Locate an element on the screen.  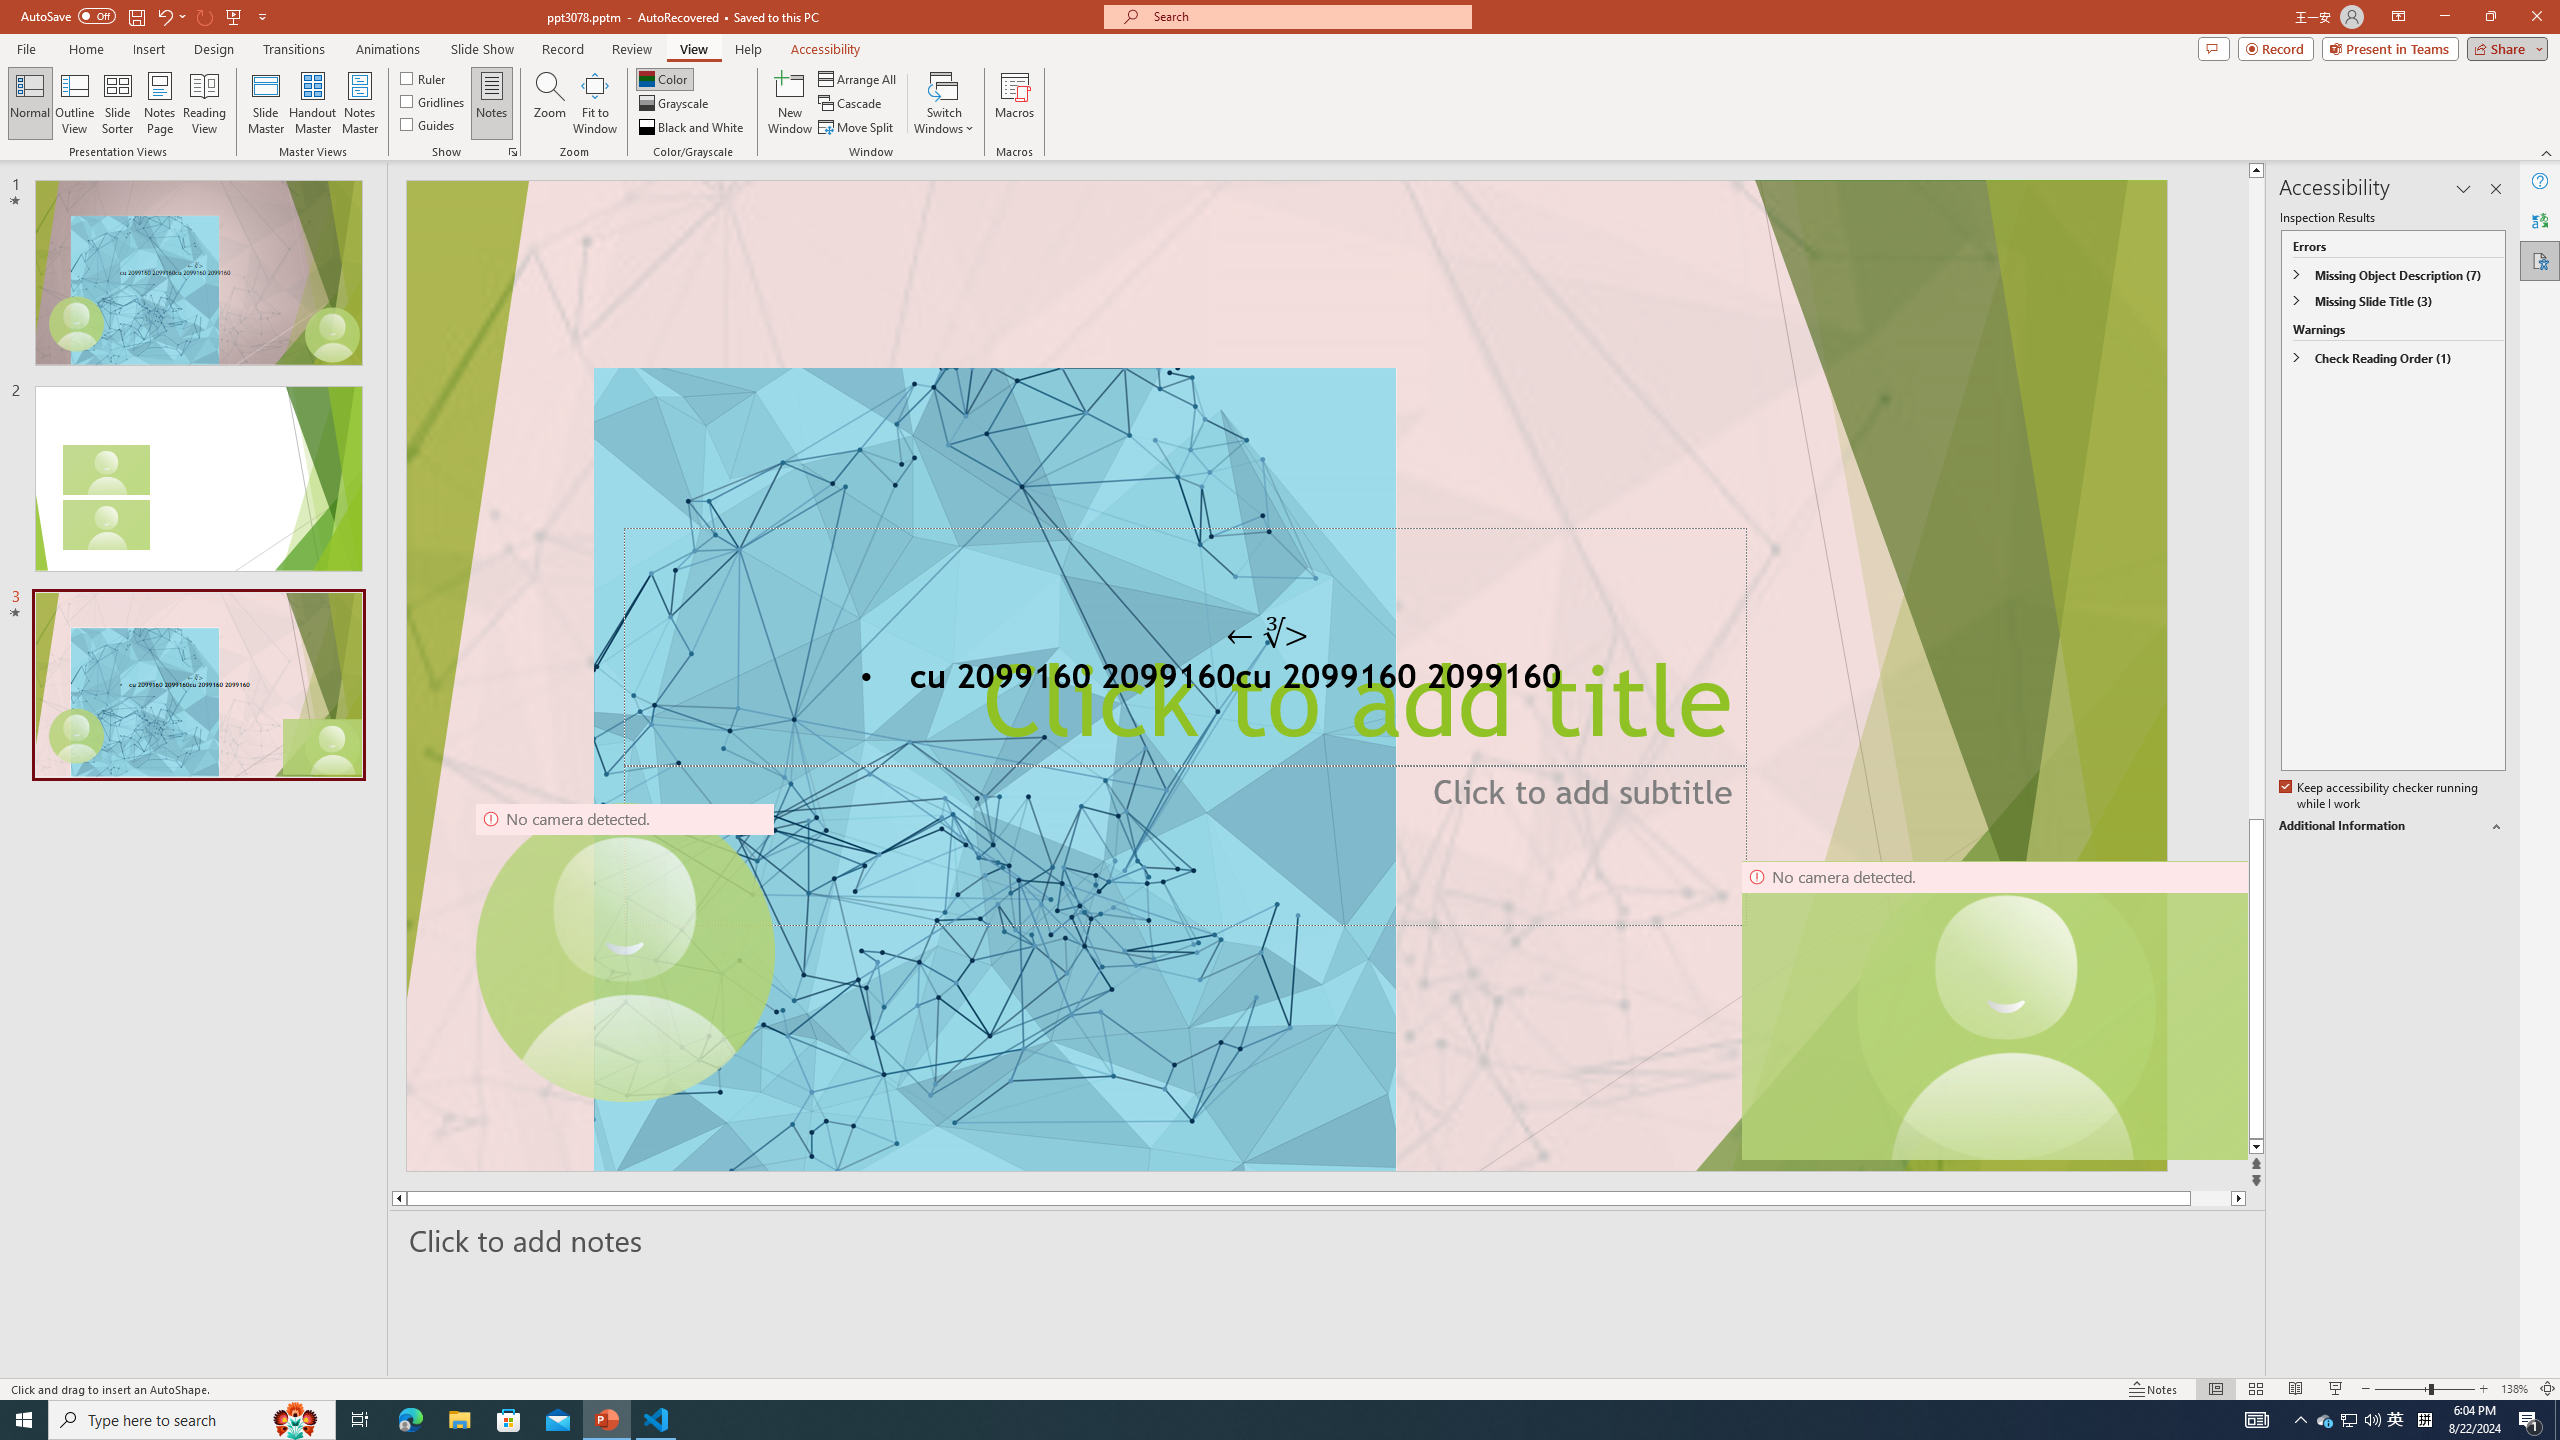
'Quick Access Toolbar' is located at coordinates (144, 16).